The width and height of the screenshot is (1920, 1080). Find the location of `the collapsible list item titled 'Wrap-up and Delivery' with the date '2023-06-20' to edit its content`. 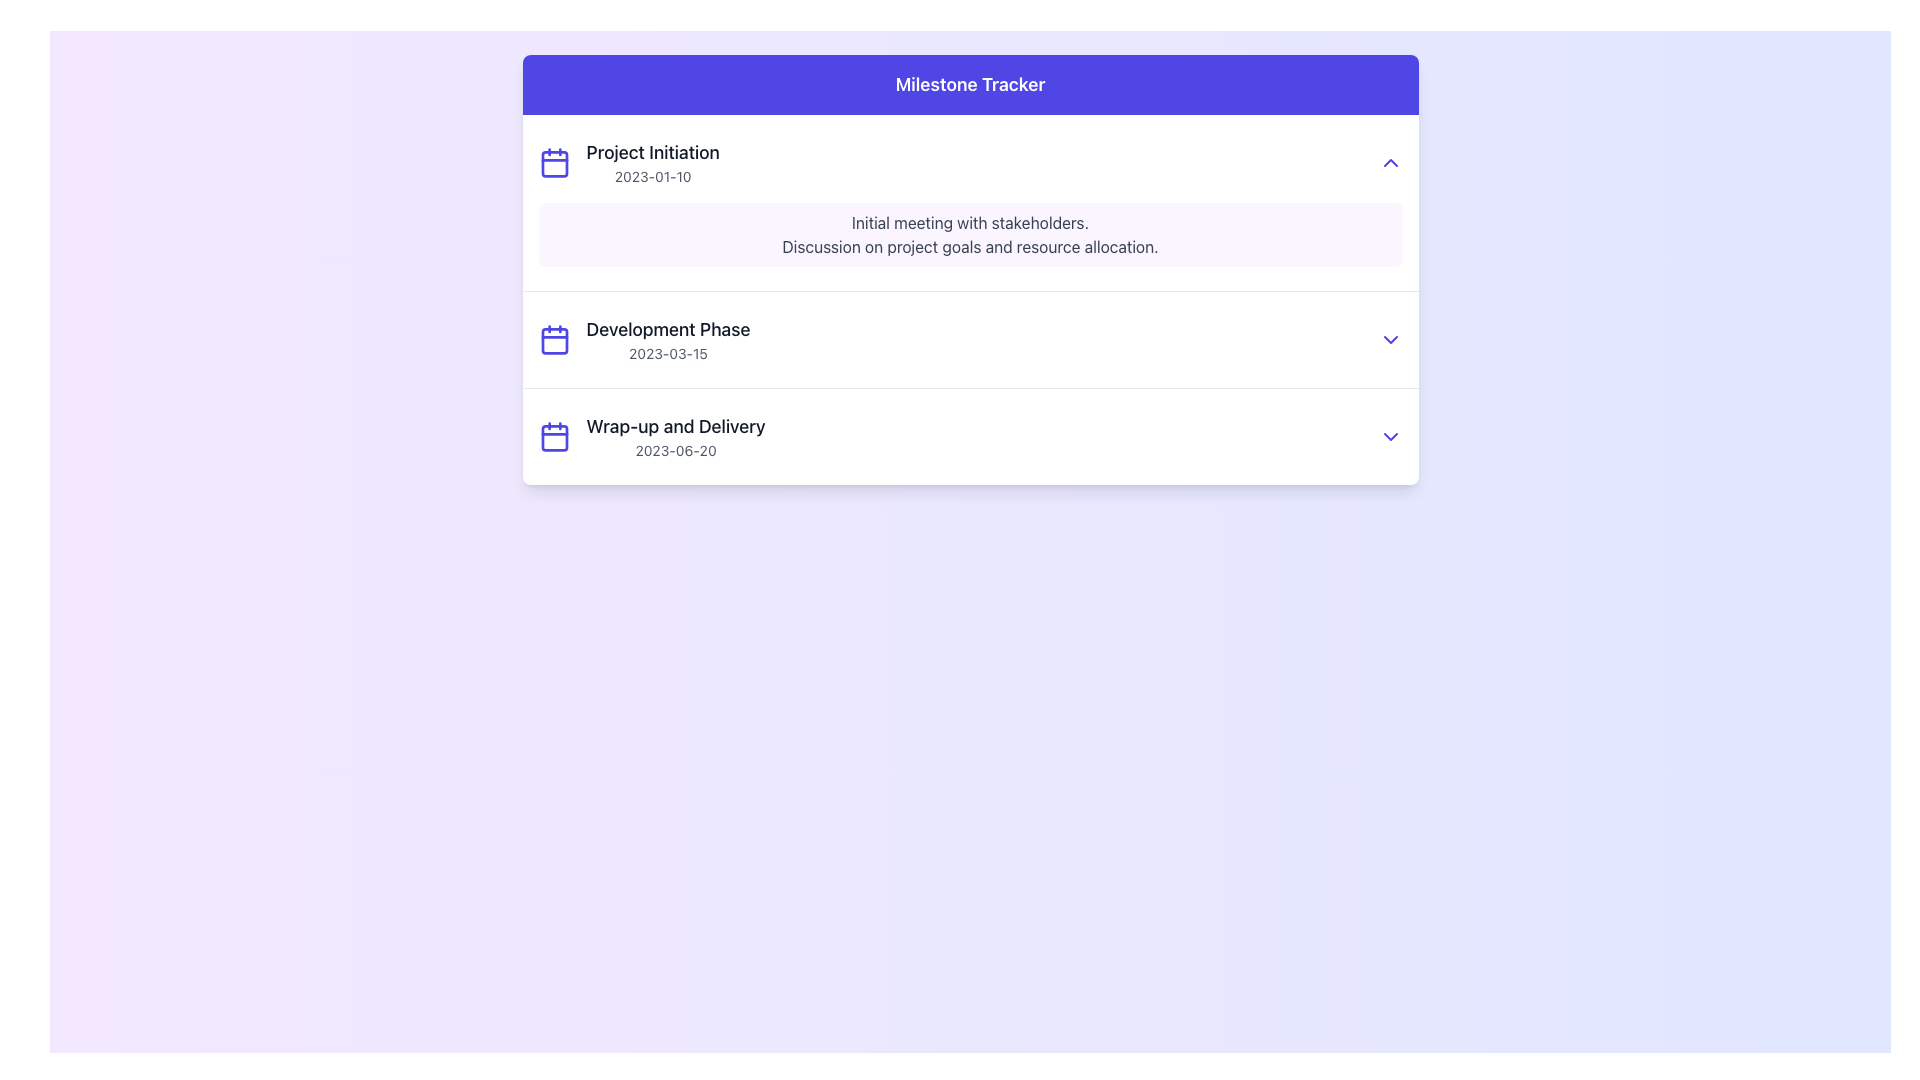

the collapsible list item titled 'Wrap-up and Delivery' with the date '2023-06-20' to edit its content is located at coordinates (970, 435).